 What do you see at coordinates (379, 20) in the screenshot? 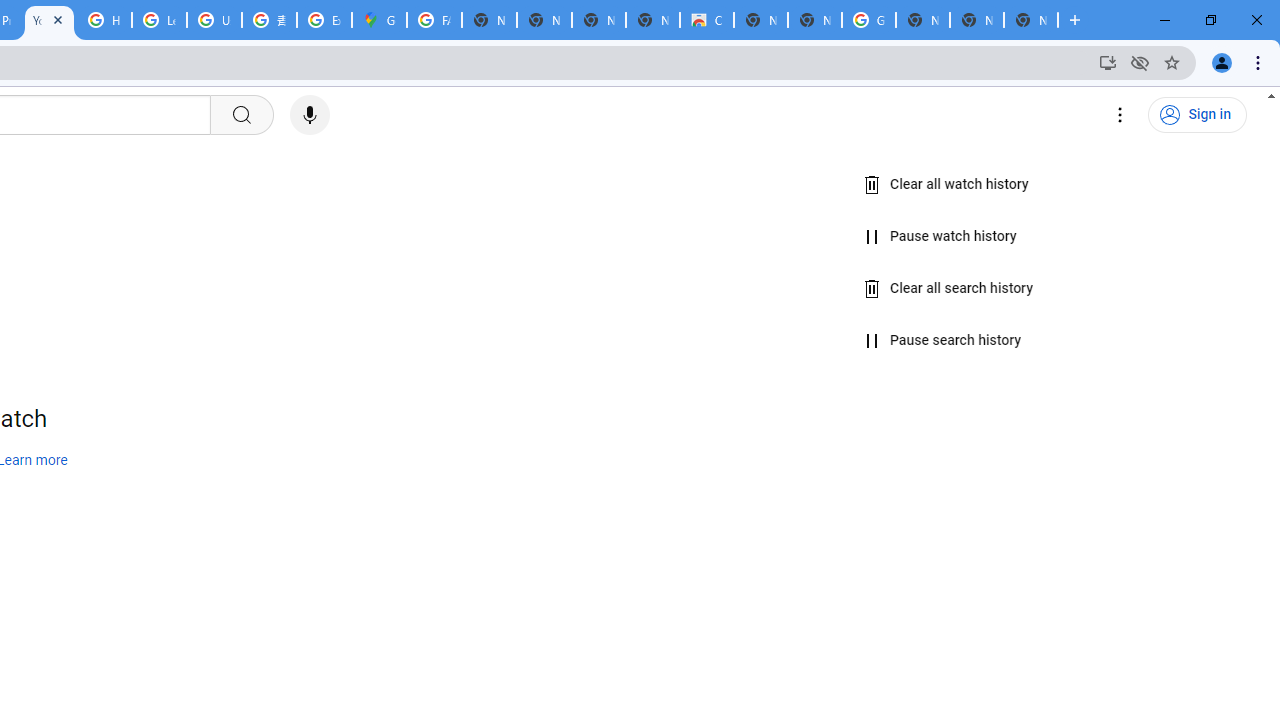
I see `'Google Maps'` at bounding box center [379, 20].